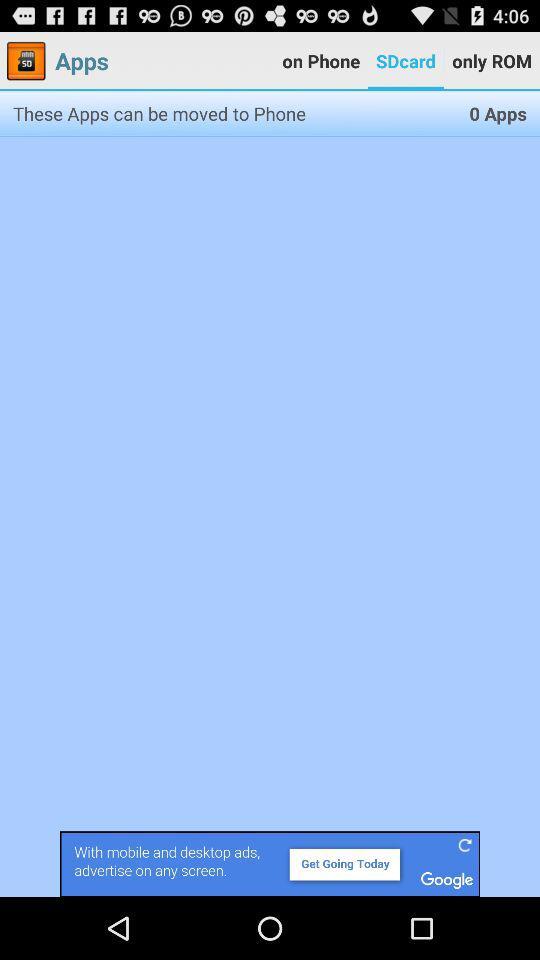 This screenshot has height=960, width=540. I want to click on only rom above 0 apps, so click(490, 61).